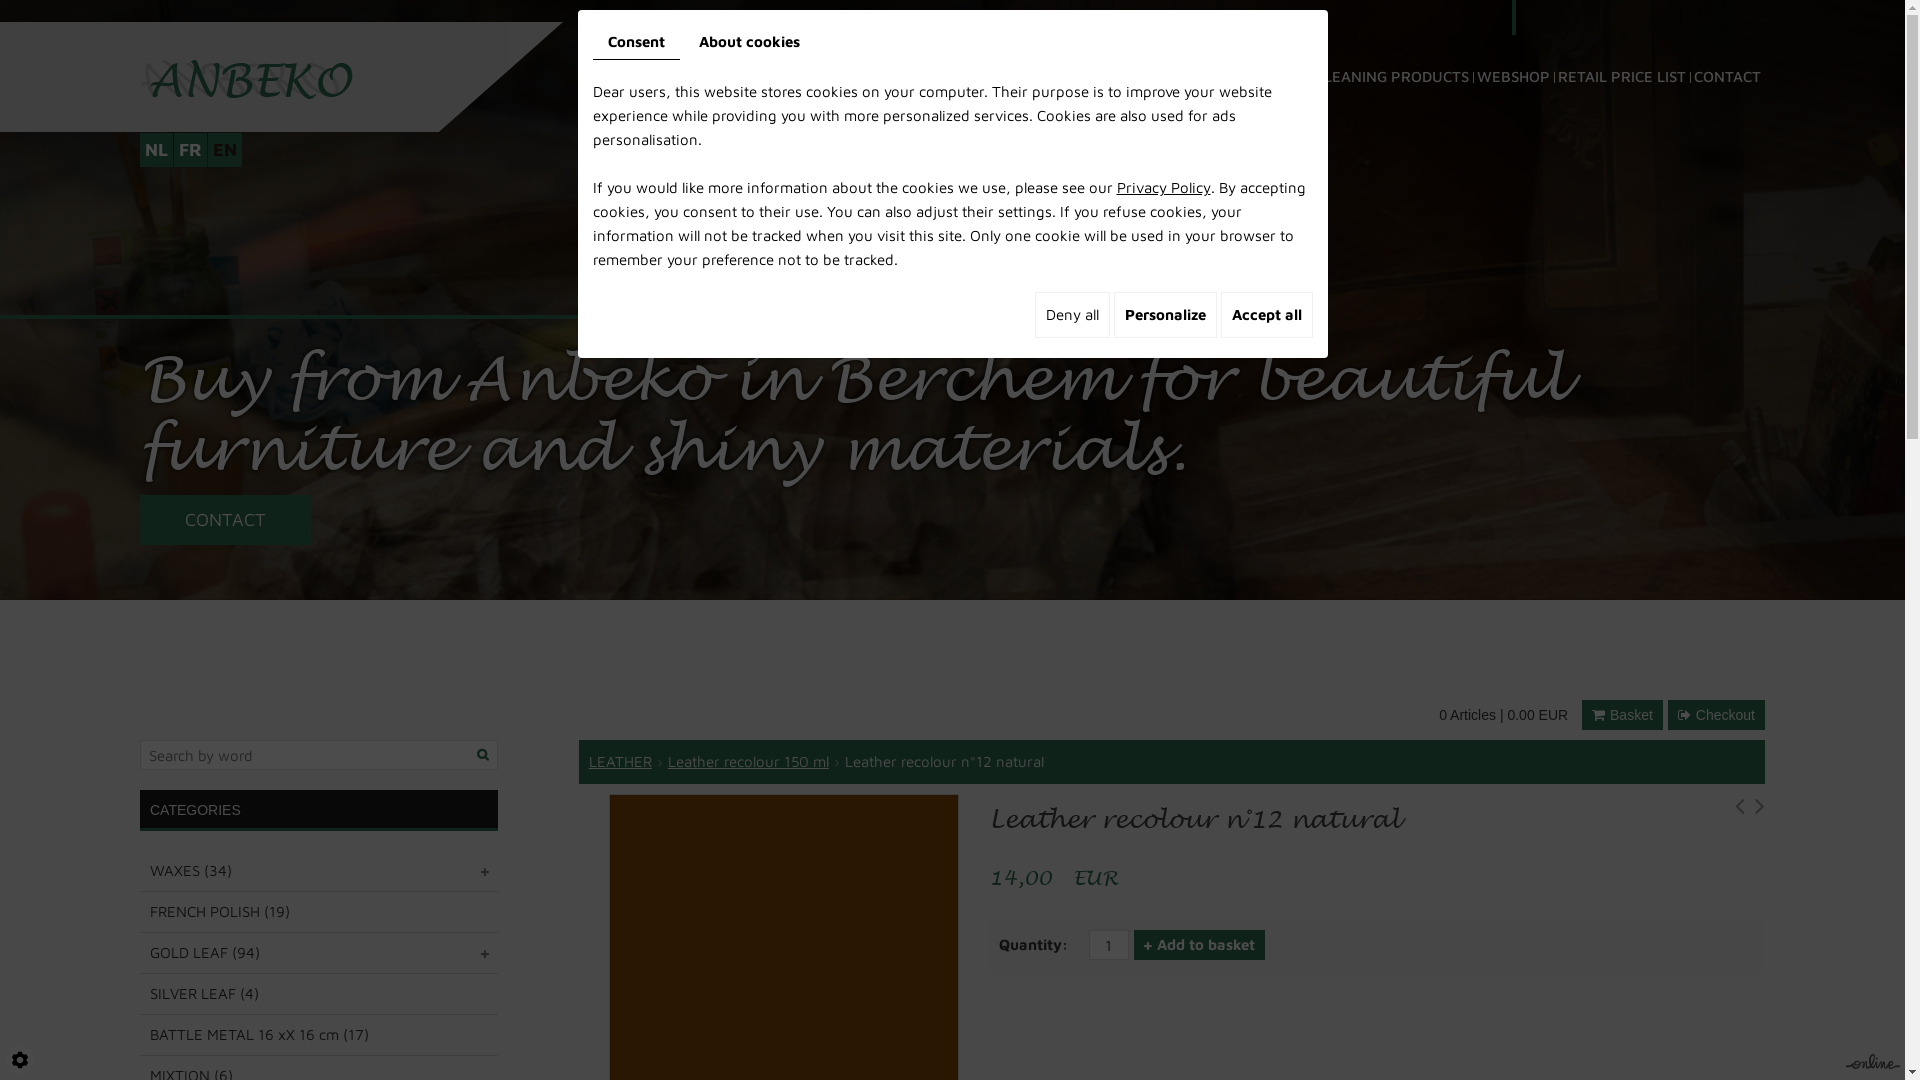  Describe the element at coordinates (138, 149) in the screenshot. I see `'NL'` at that location.